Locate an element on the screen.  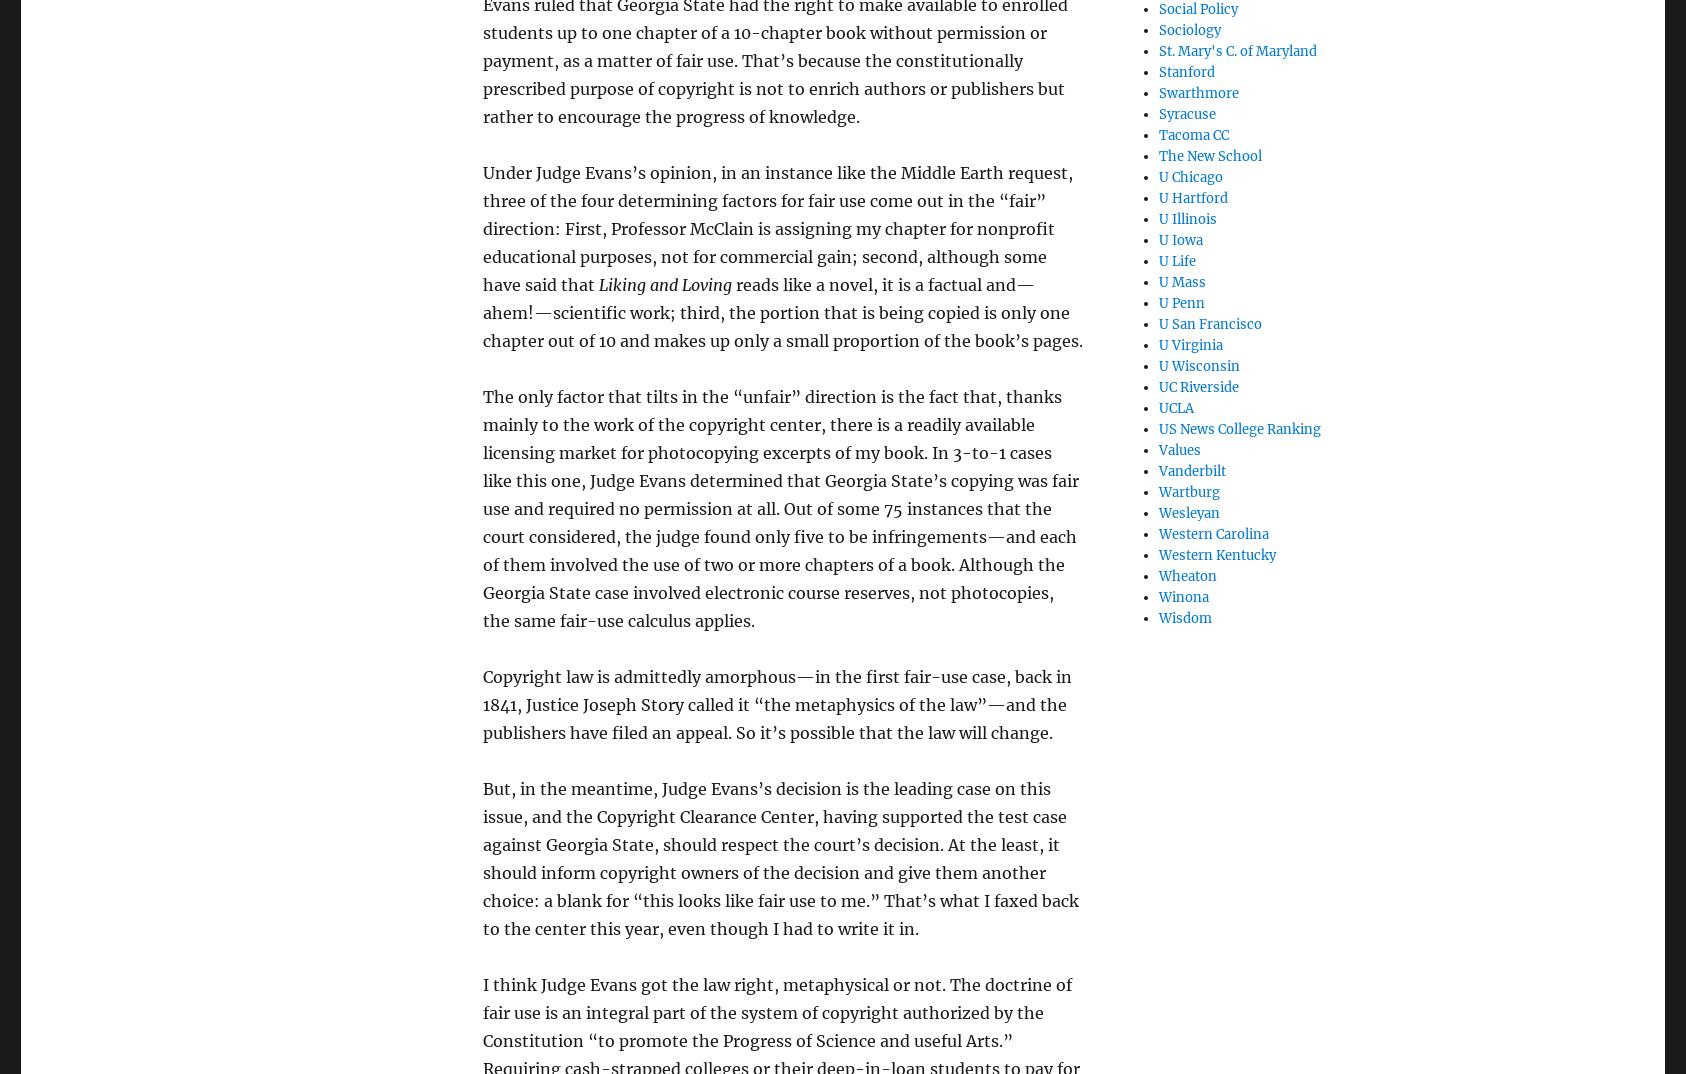
'Wesleyan' is located at coordinates (1157, 512).